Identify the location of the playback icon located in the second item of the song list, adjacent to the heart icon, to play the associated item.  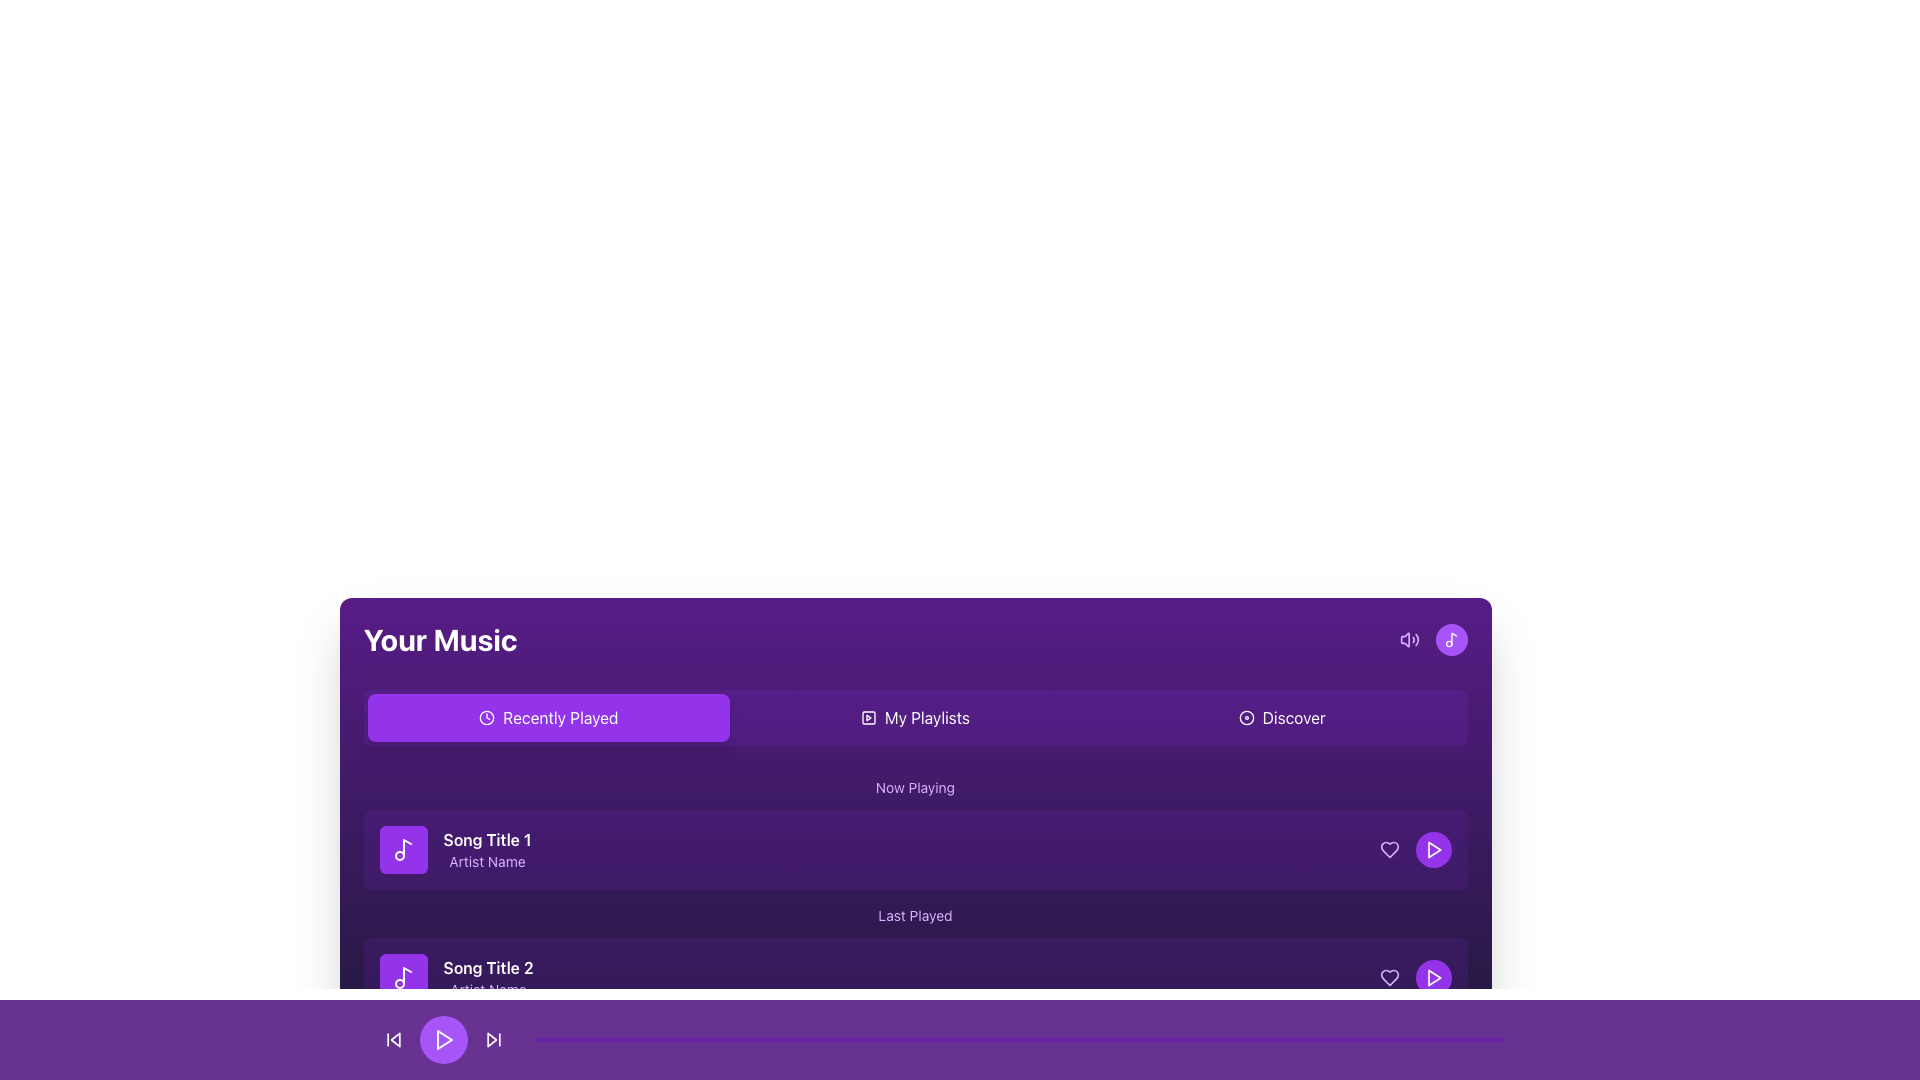
(1433, 849).